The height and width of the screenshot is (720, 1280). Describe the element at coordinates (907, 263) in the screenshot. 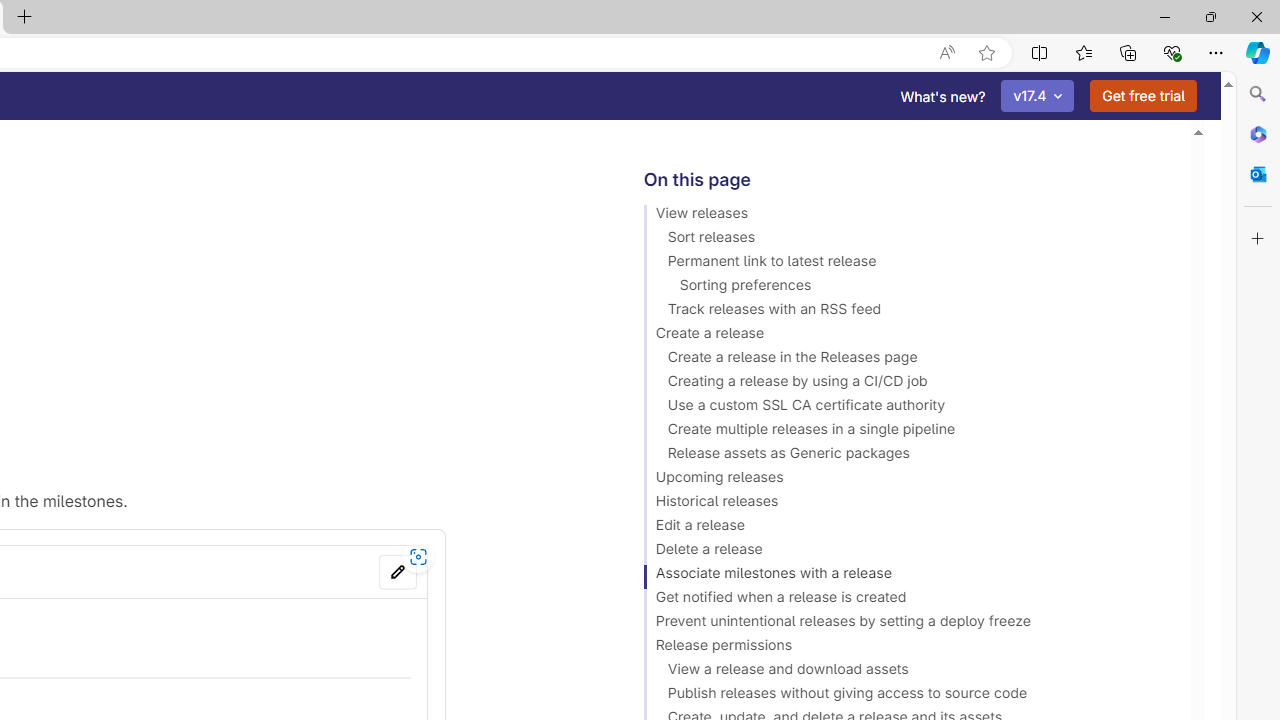

I see `'Permanent link to latest release'` at that location.